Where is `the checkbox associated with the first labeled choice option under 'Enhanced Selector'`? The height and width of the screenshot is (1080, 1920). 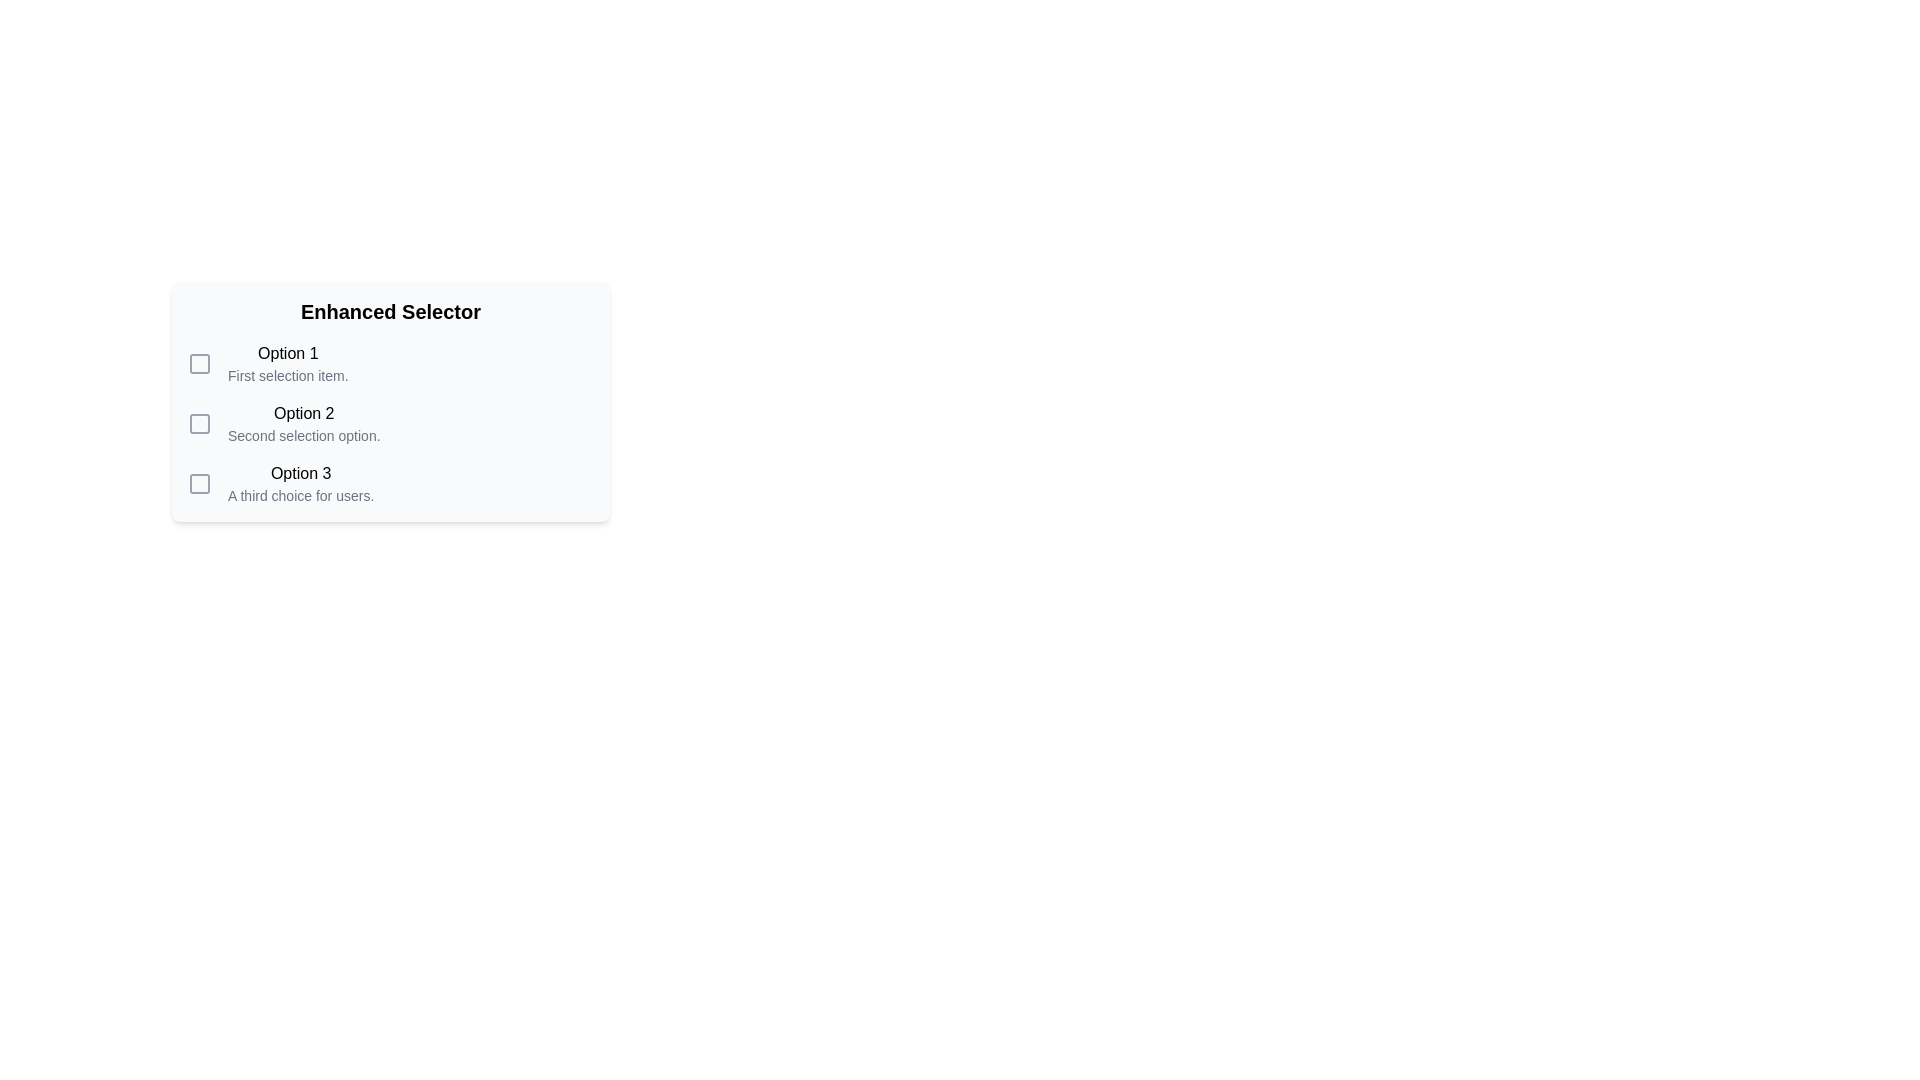 the checkbox associated with the first labeled choice option under 'Enhanced Selector' is located at coordinates (287, 363).